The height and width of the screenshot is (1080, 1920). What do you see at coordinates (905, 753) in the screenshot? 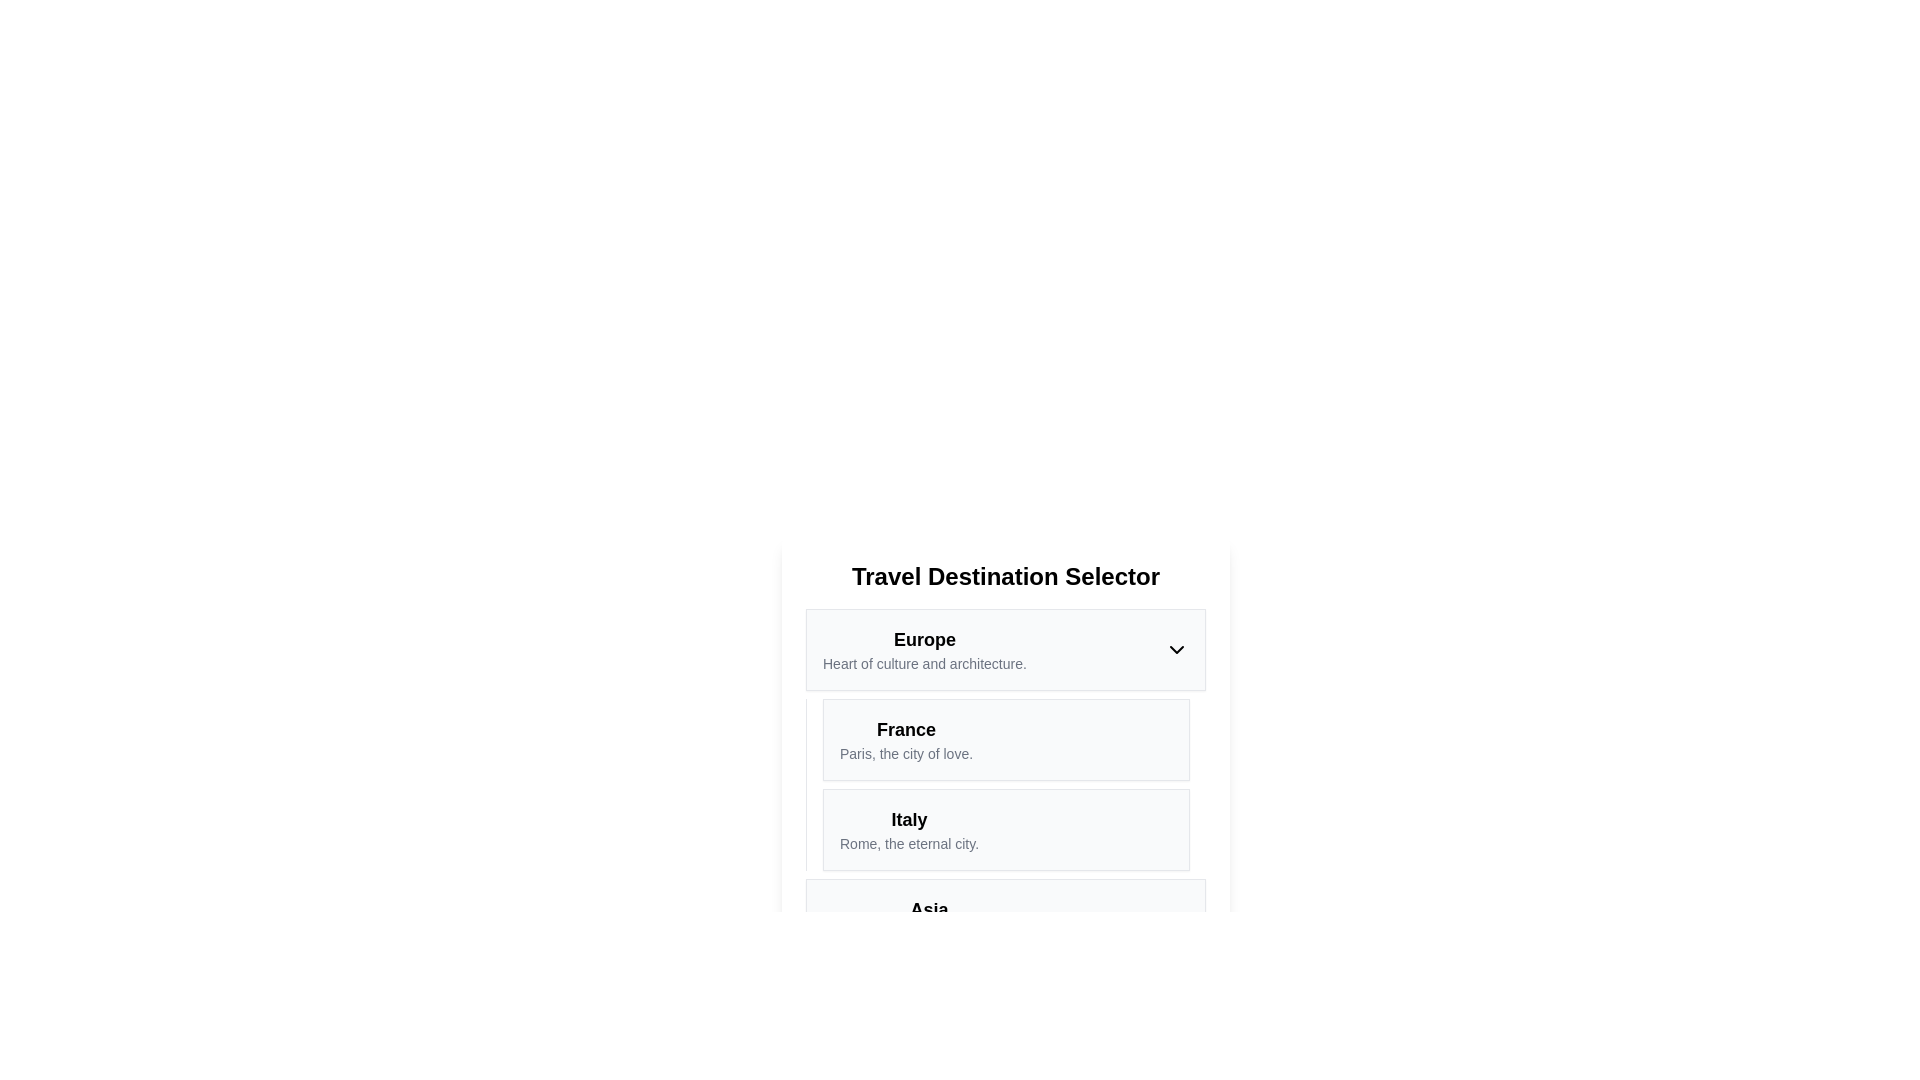
I see `the Text label that provides descriptive content under the title 'France' in the 'Travel Destination Selector' panel` at bounding box center [905, 753].